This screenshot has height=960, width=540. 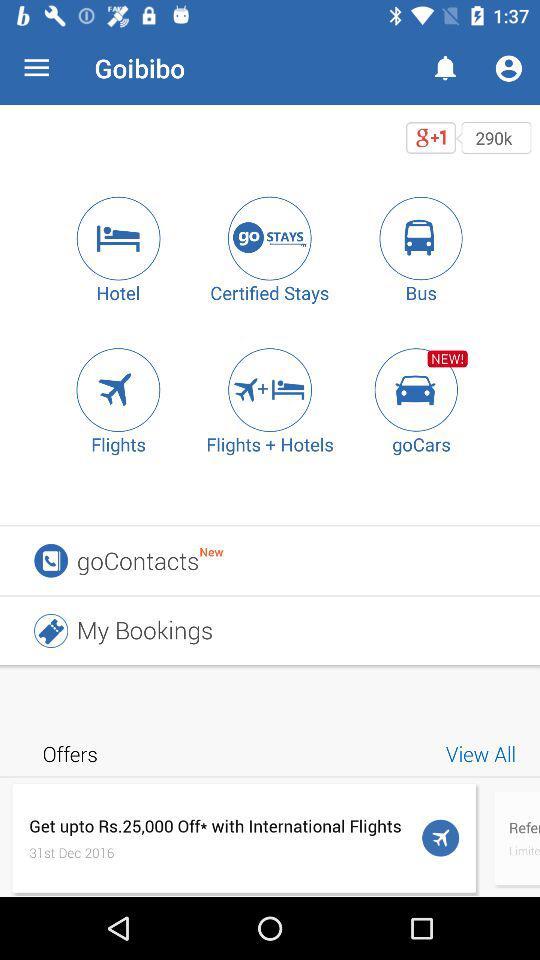 I want to click on hotels, so click(x=118, y=238).